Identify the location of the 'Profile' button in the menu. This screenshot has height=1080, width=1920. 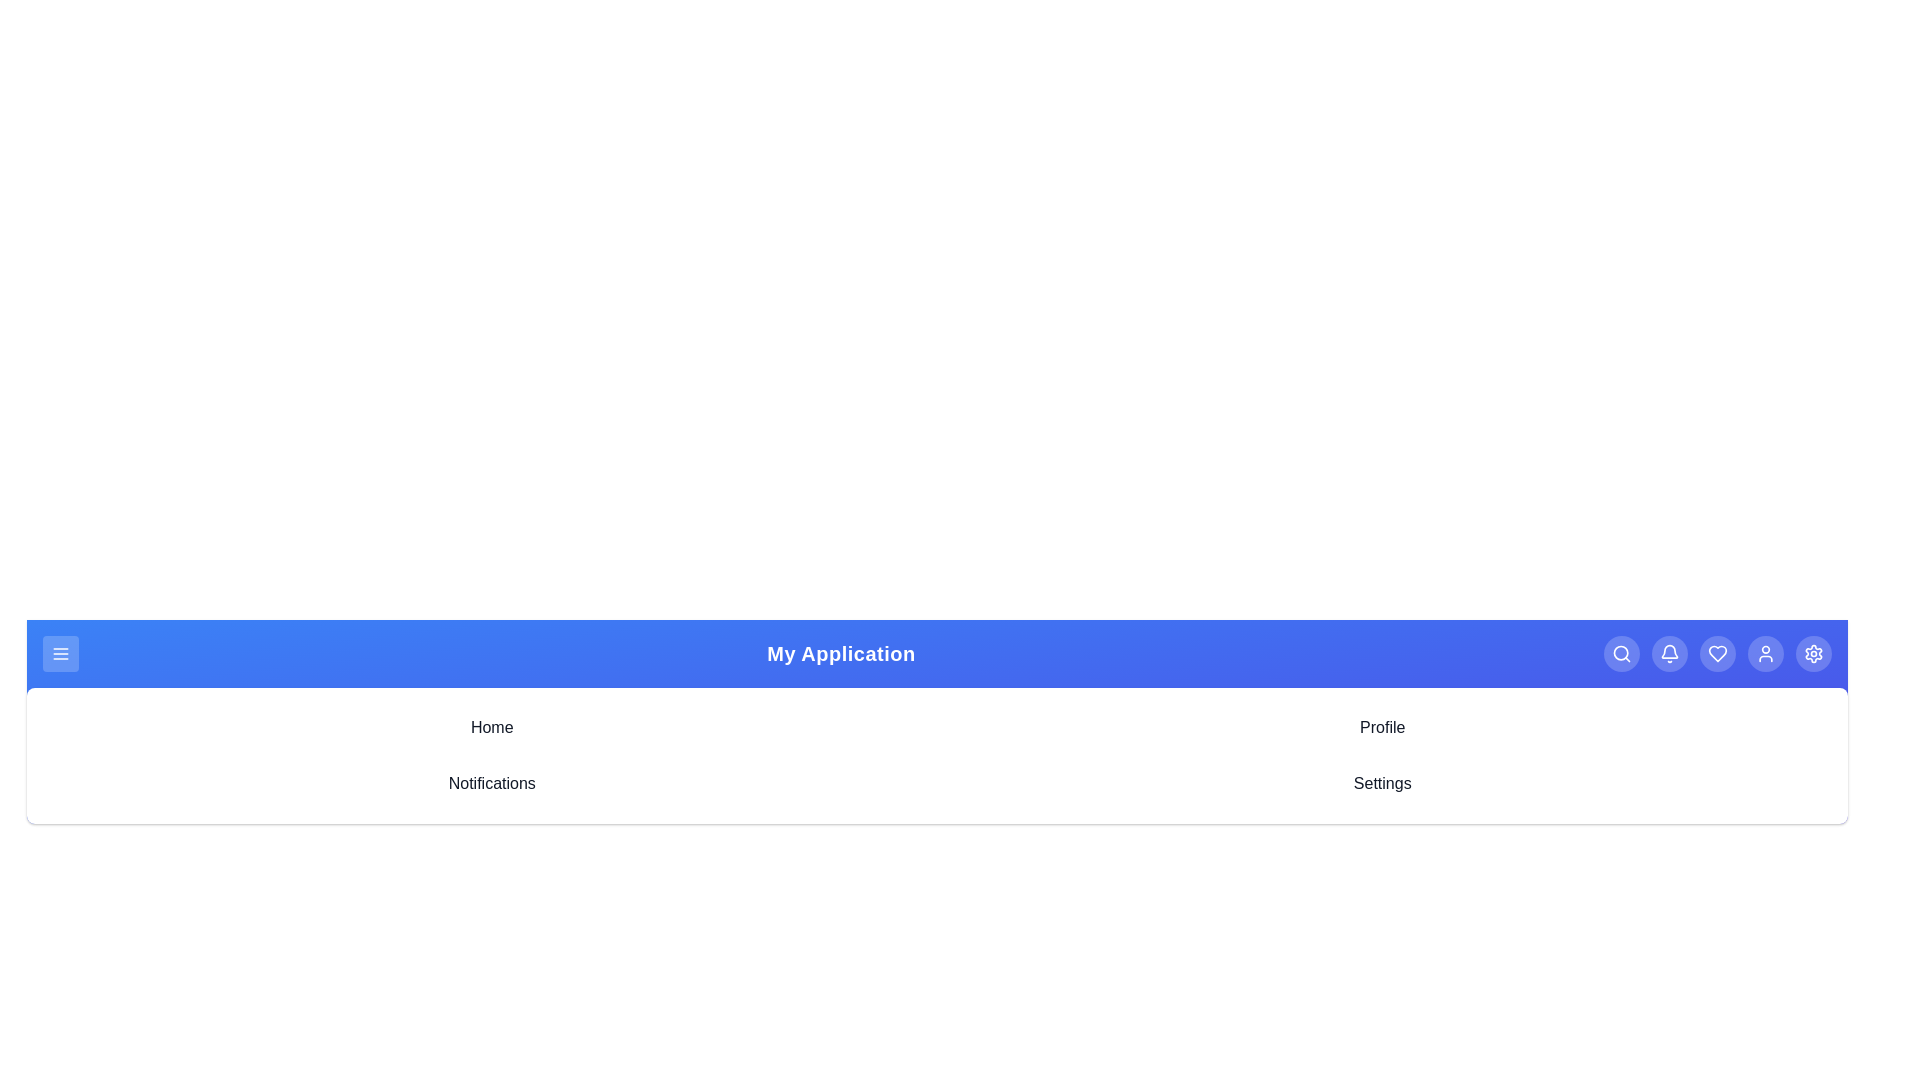
(1381, 728).